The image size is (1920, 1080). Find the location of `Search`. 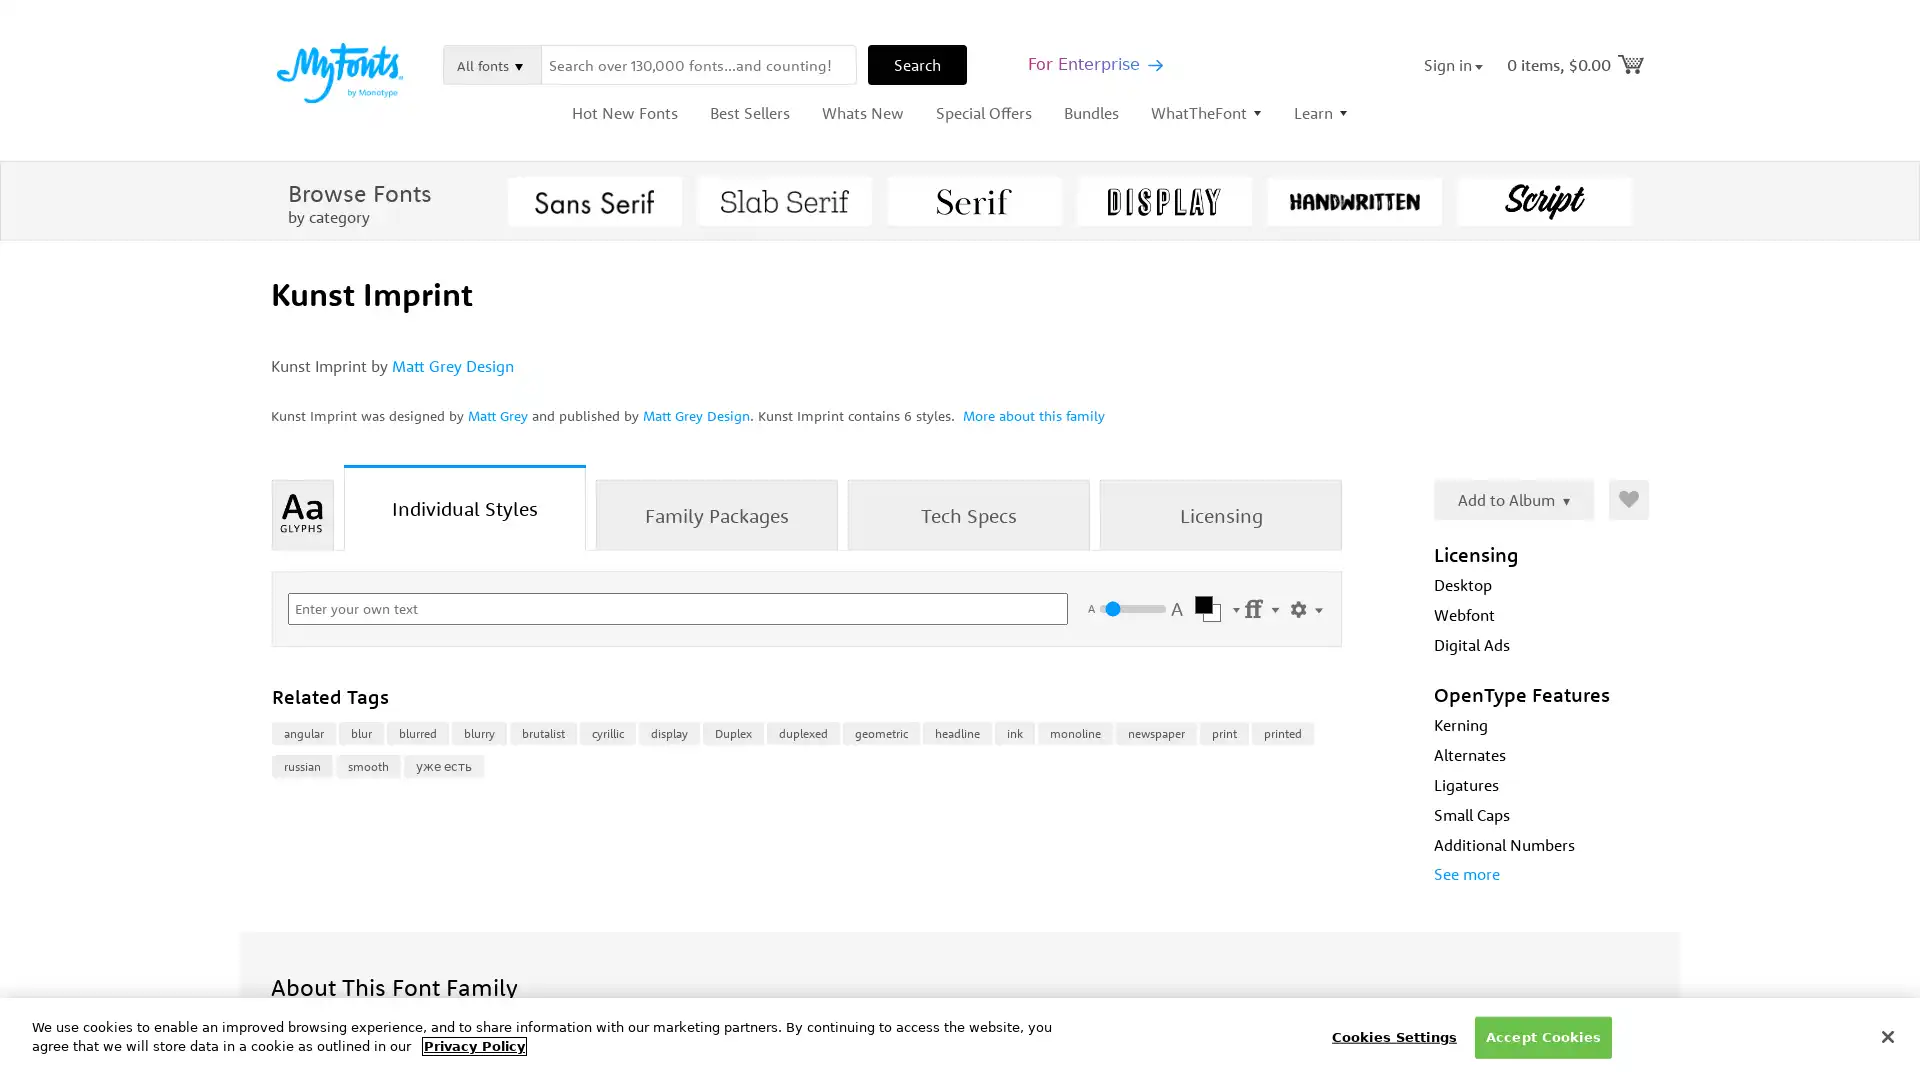

Search is located at coordinates (916, 64).